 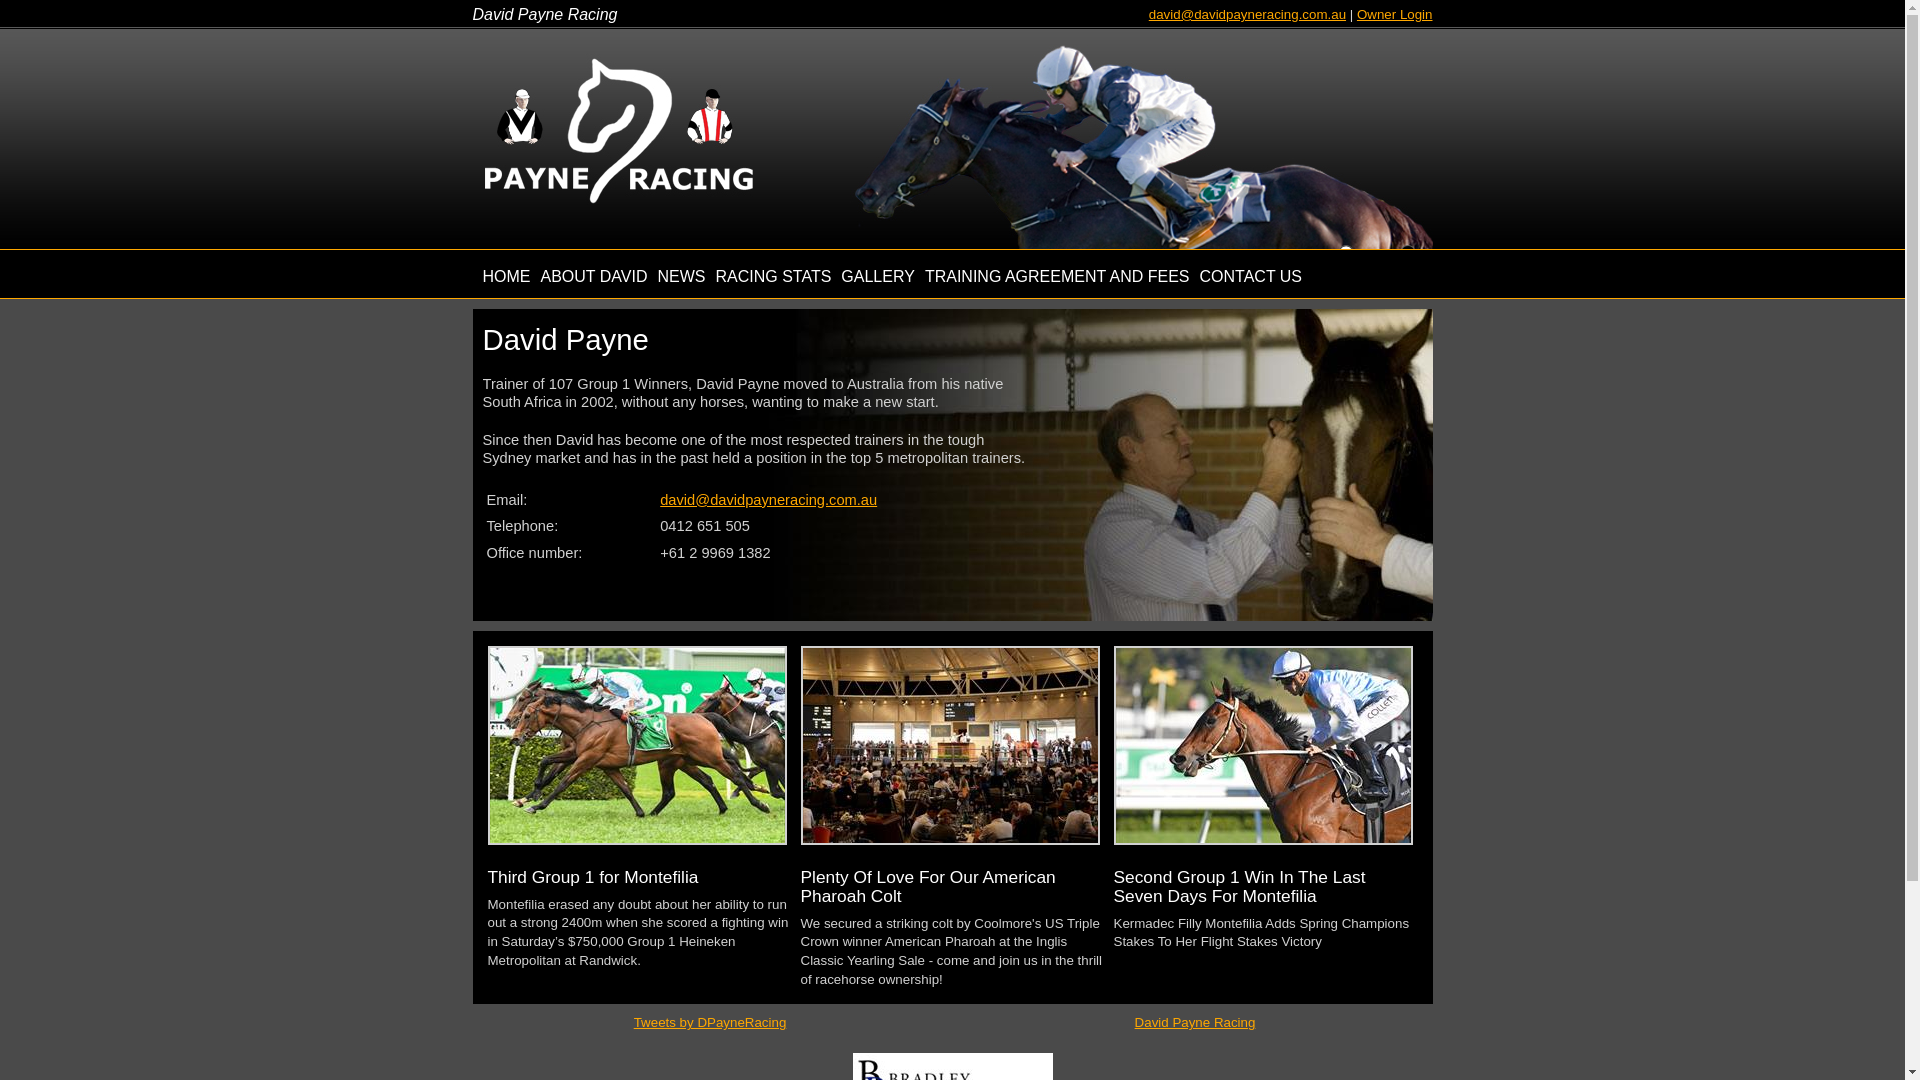 What do you see at coordinates (657, 276) in the screenshot?
I see `'NEWS'` at bounding box center [657, 276].